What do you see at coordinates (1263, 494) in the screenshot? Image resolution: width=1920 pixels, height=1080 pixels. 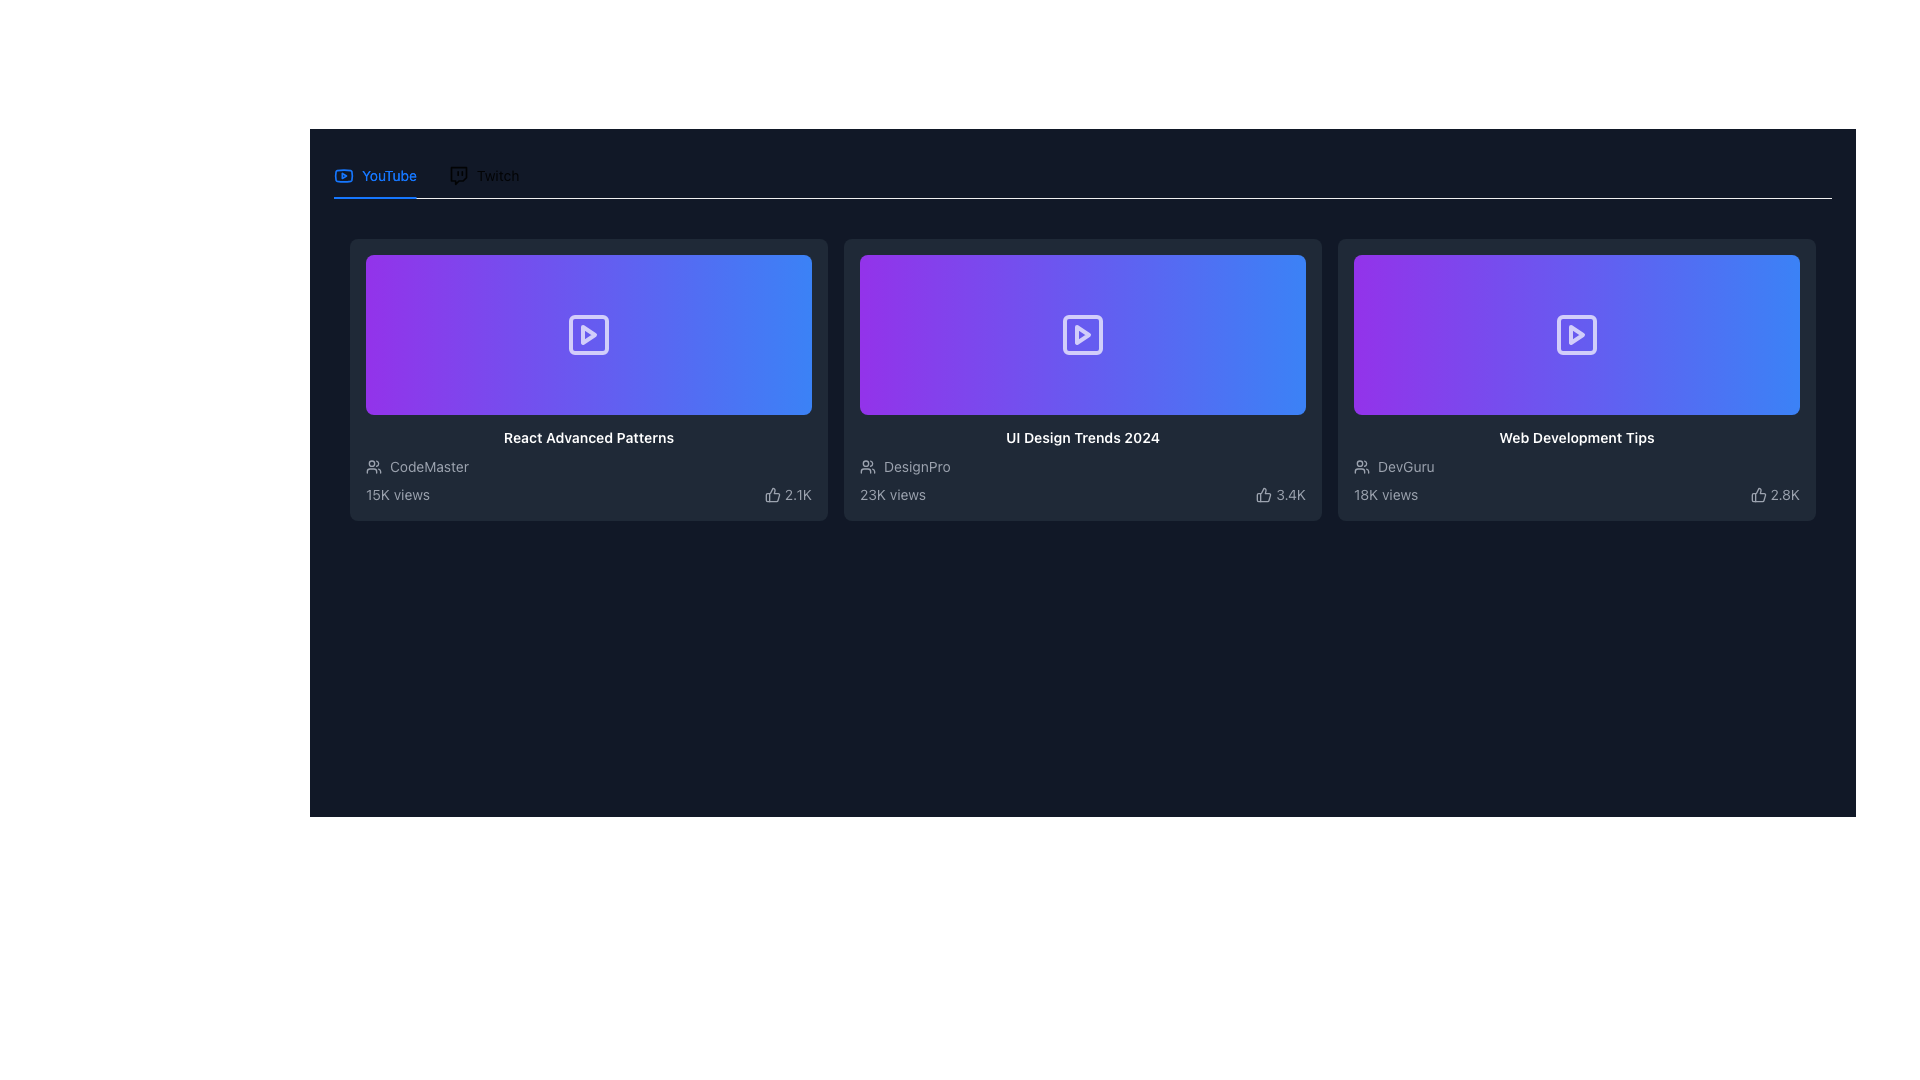 I see `the thumbs-up icon located on the second card in a horizontal arrangement of three cards, positioned to the left of the text '3.4K'` at bounding box center [1263, 494].